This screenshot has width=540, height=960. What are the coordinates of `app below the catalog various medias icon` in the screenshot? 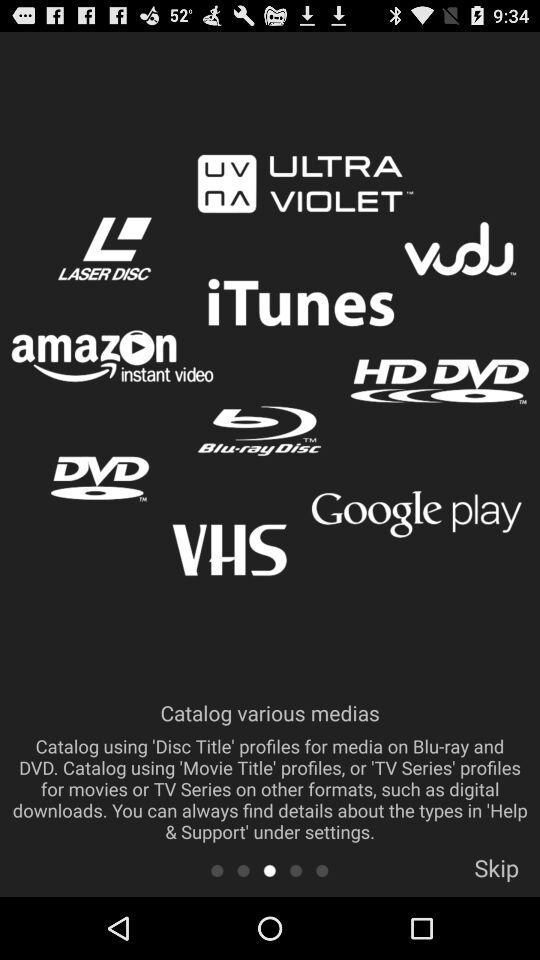 It's located at (243, 869).